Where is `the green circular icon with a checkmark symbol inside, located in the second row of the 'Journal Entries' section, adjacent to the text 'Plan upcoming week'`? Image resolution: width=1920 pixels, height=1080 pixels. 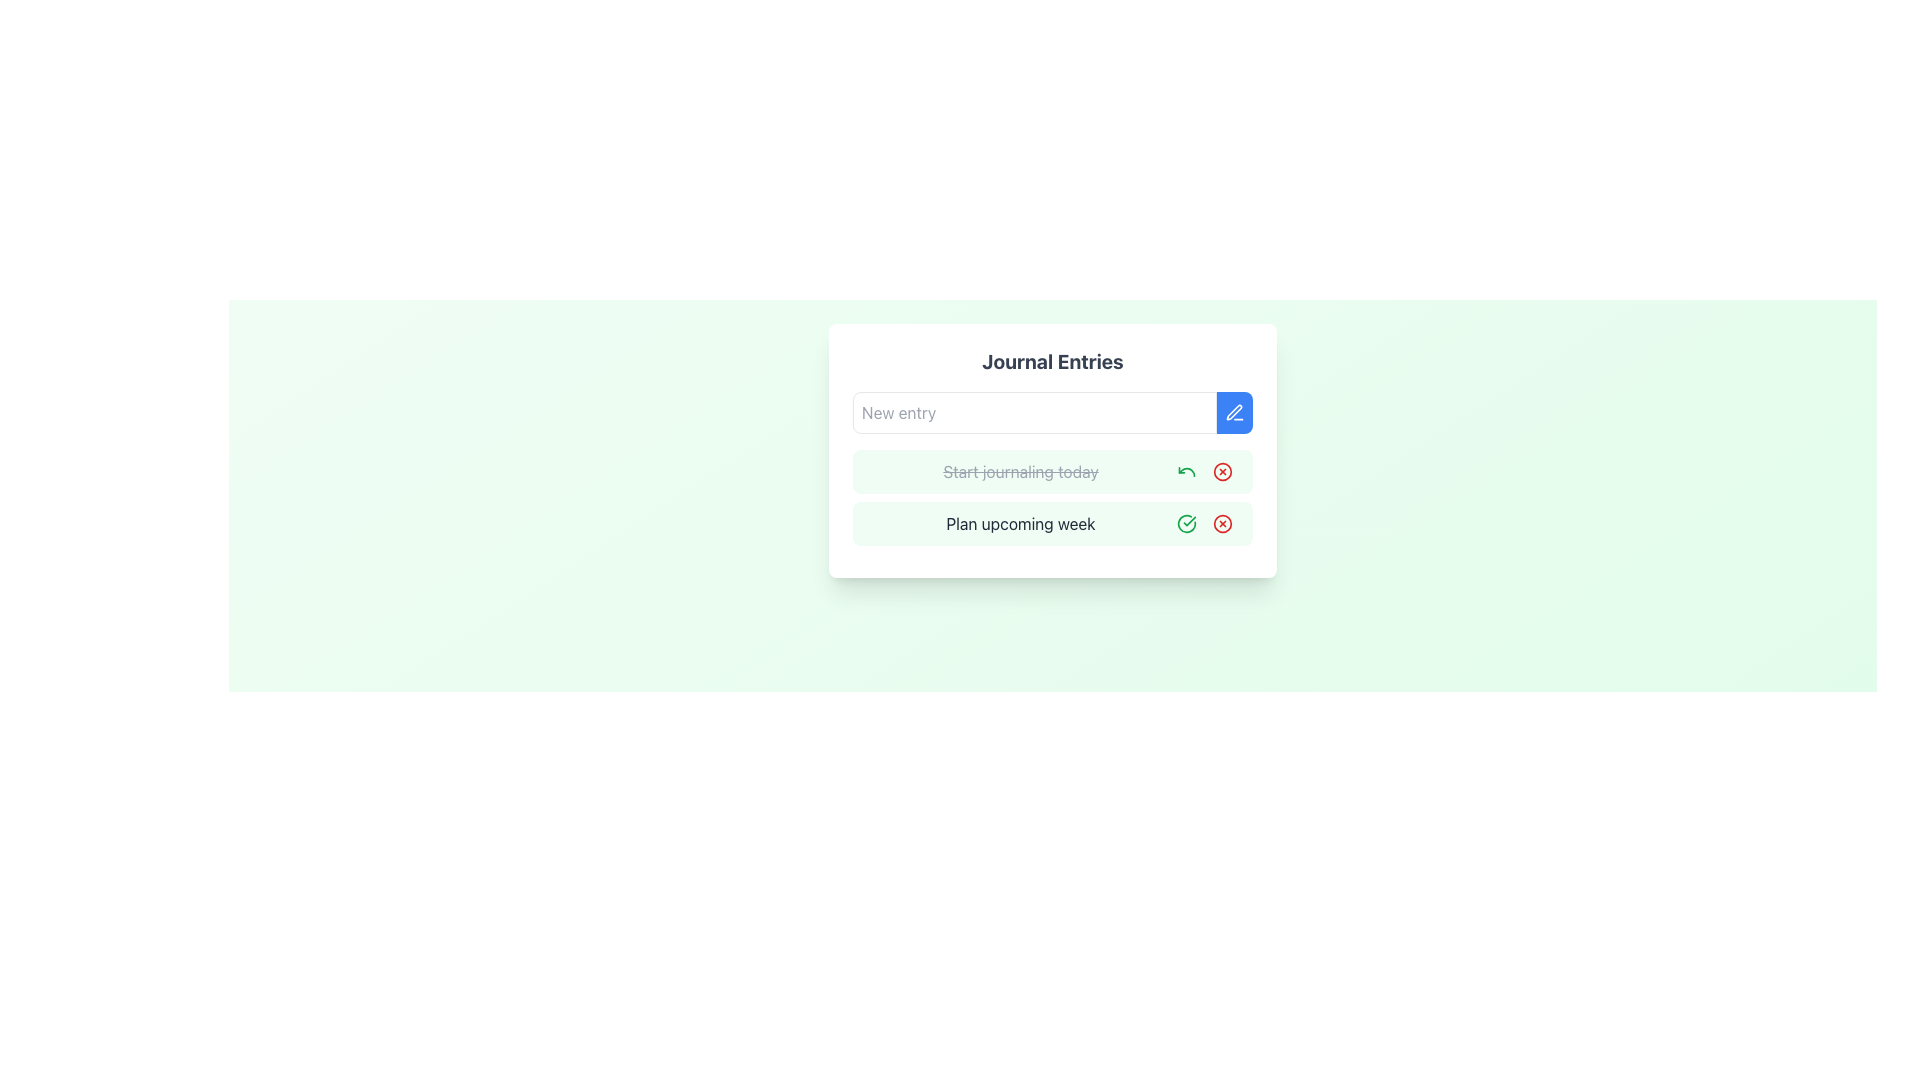 the green circular icon with a checkmark symbol inside, located in the second row of the 'Journal Entries' section, adjacent to the text 'Plan upcoming week' is located at coordinates (1186, 523).